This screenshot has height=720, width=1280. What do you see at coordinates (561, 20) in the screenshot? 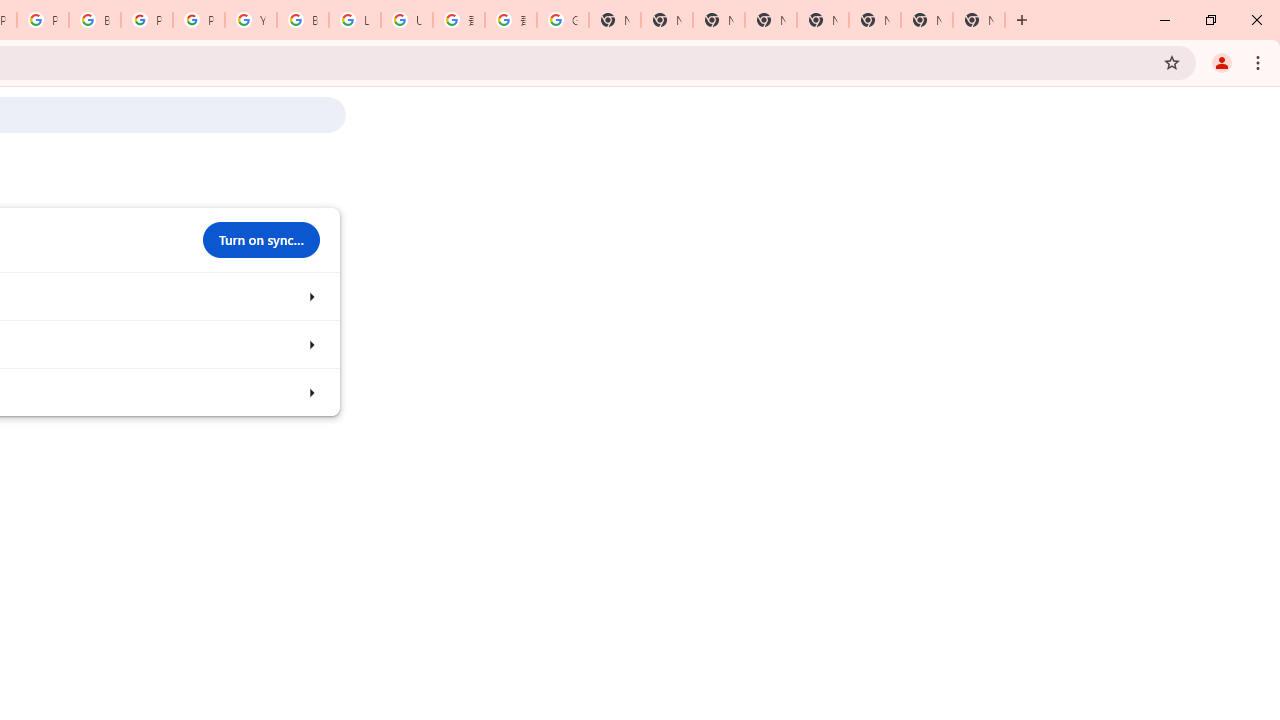
I see `'Google Images'` at bounding box center [561, 20].